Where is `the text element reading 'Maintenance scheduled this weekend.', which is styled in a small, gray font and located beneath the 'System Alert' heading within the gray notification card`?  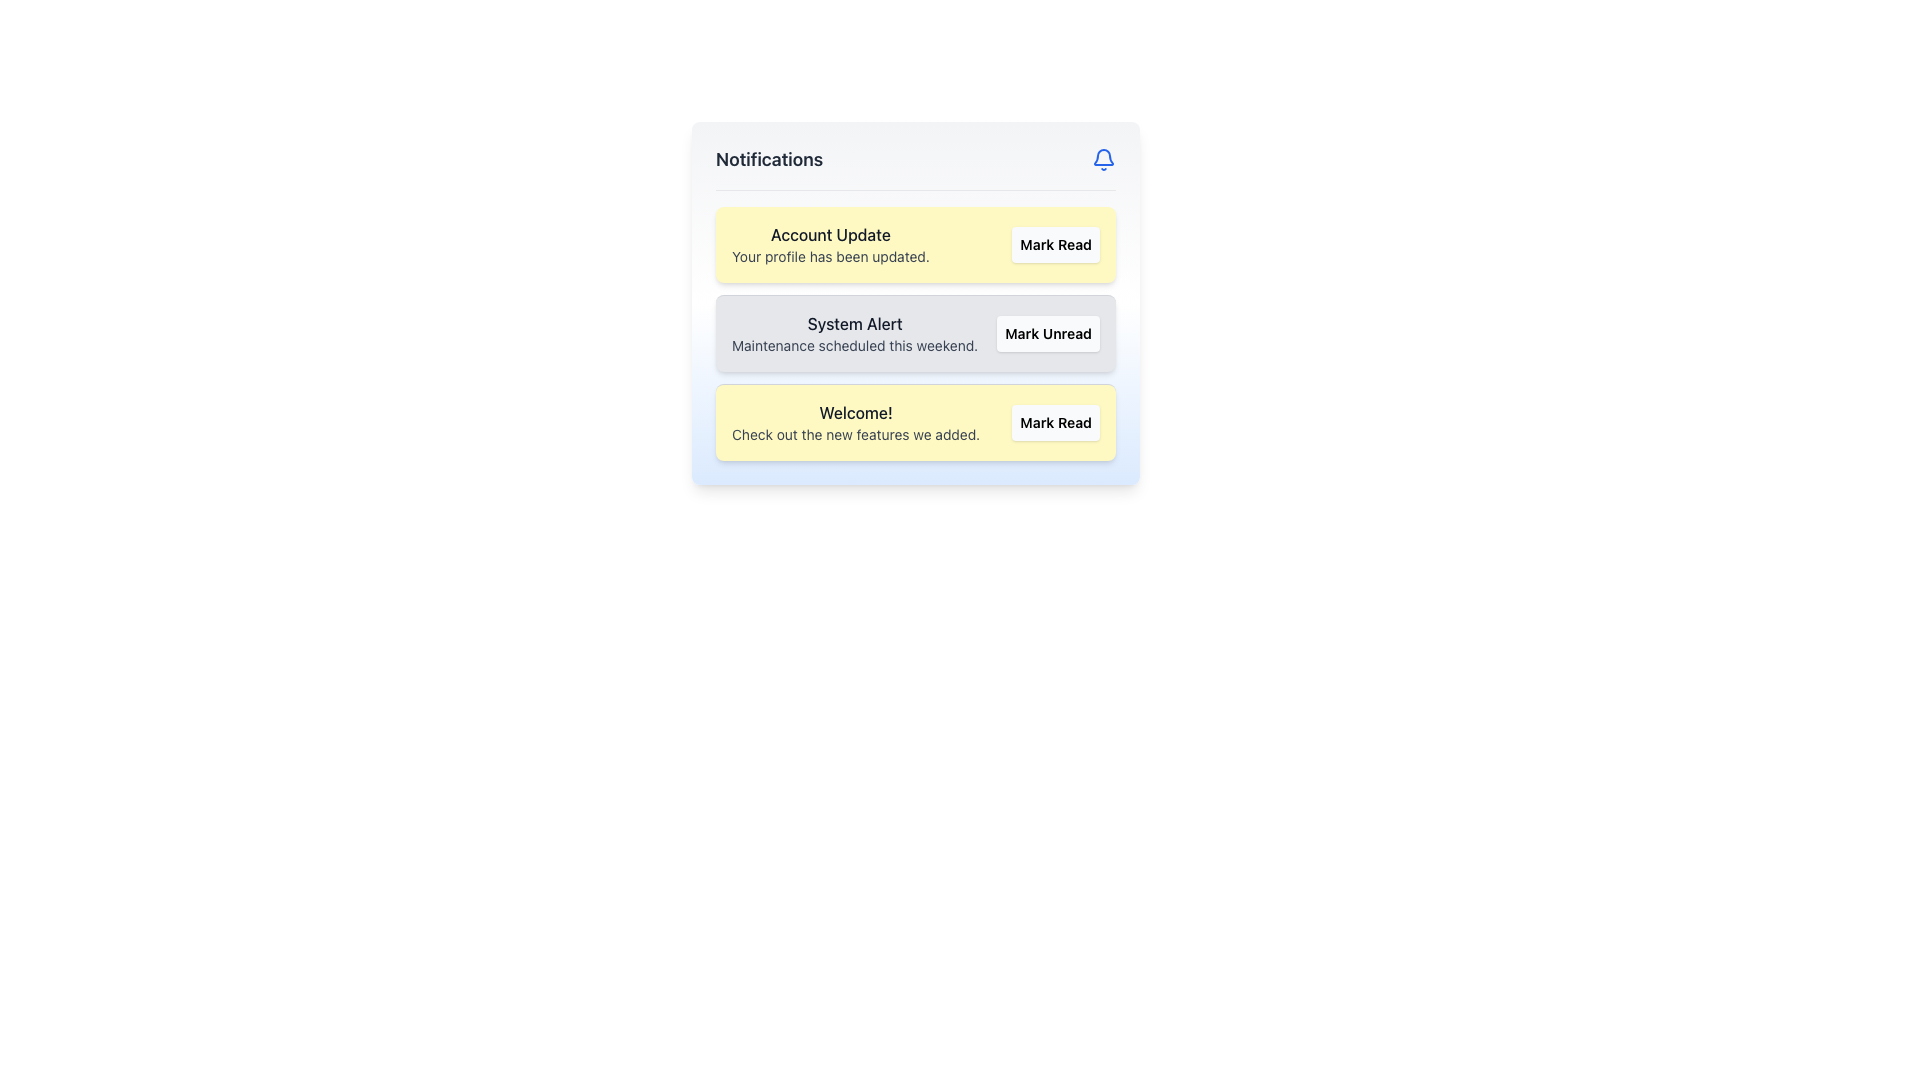
the text element reading 'Maintenance scheduled this weekend.', which is styled in a small, gray font and located beneath the 'System Alert' heading within the gray notification card is located at coordinates (855, 345).